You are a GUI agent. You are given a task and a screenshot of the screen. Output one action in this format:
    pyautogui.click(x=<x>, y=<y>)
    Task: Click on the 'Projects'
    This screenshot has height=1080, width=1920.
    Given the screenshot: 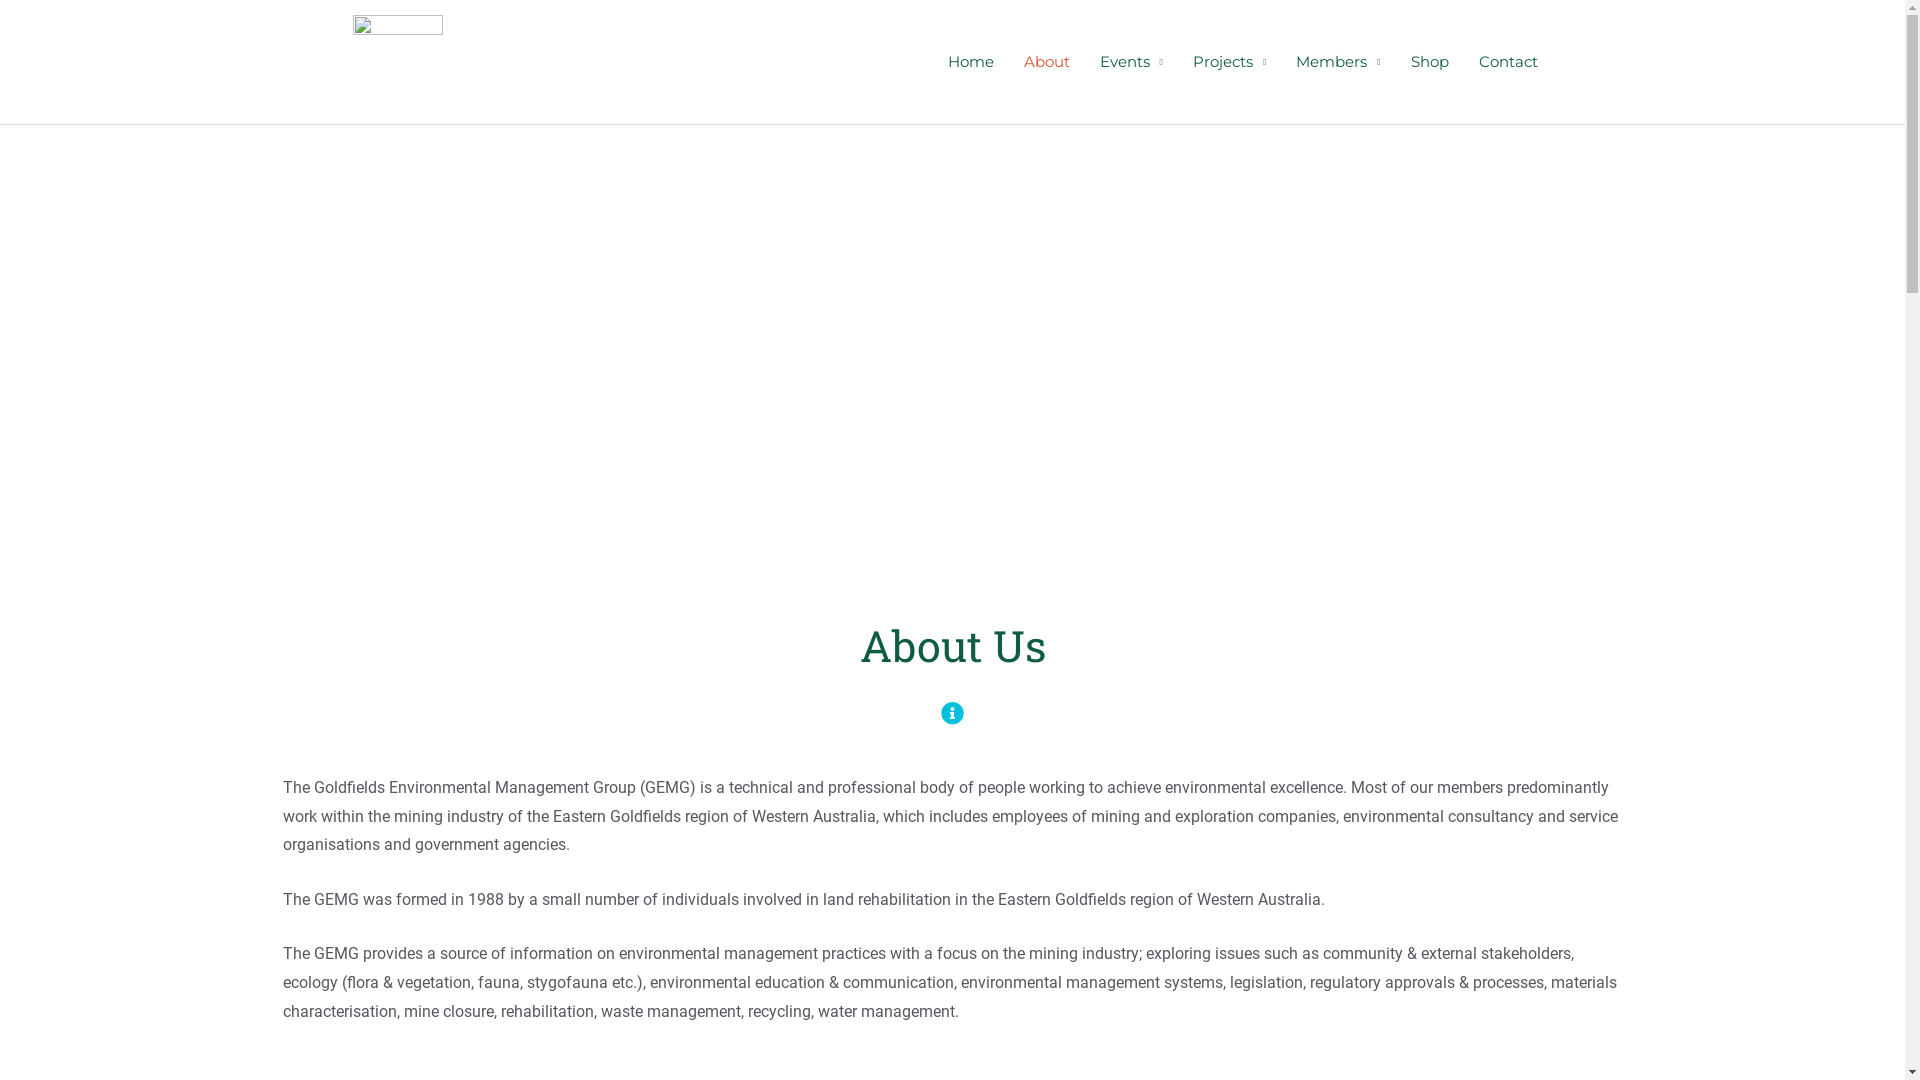 What is the action you would take?
    pyautogui.click(x=1228, y=60)
    